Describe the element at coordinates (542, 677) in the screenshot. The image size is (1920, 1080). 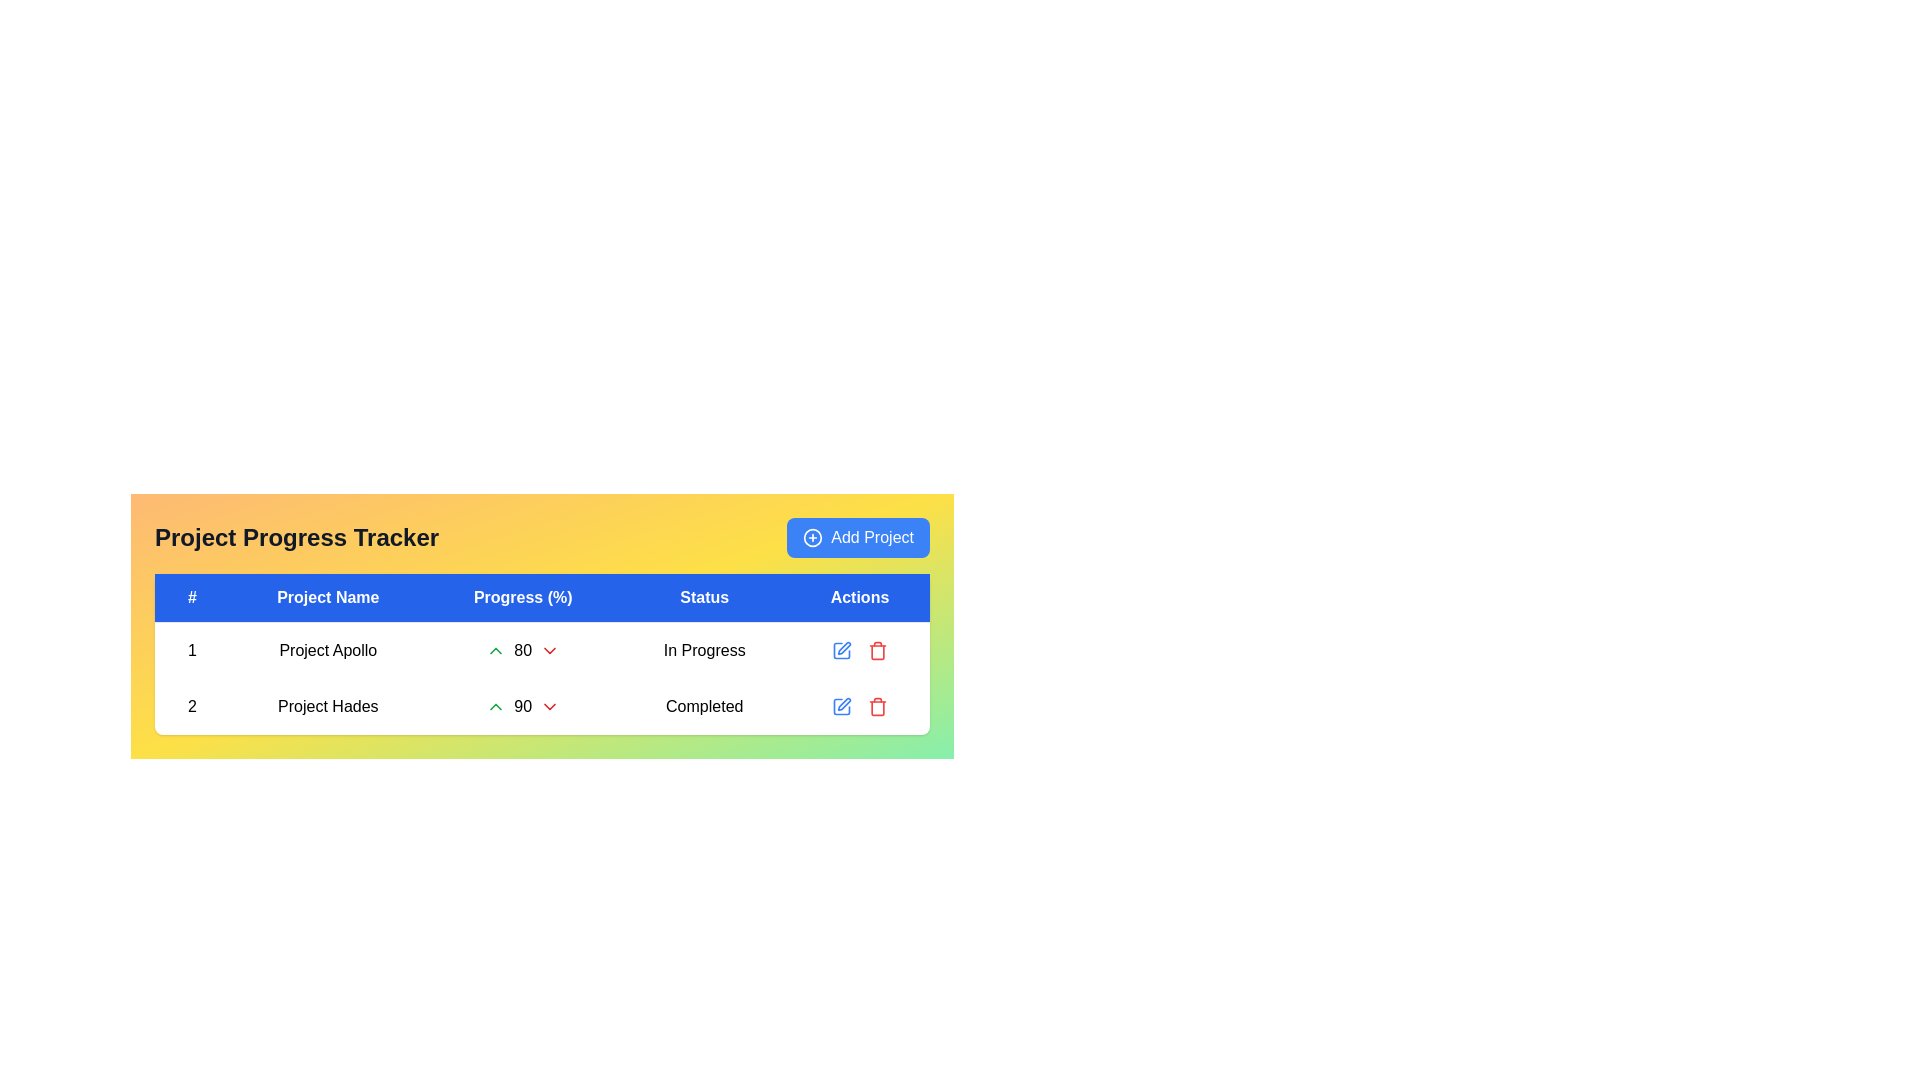
I see `the progress arrows located in the second row of the table under the 'Progress (%)' column to adjust the value` at that location.